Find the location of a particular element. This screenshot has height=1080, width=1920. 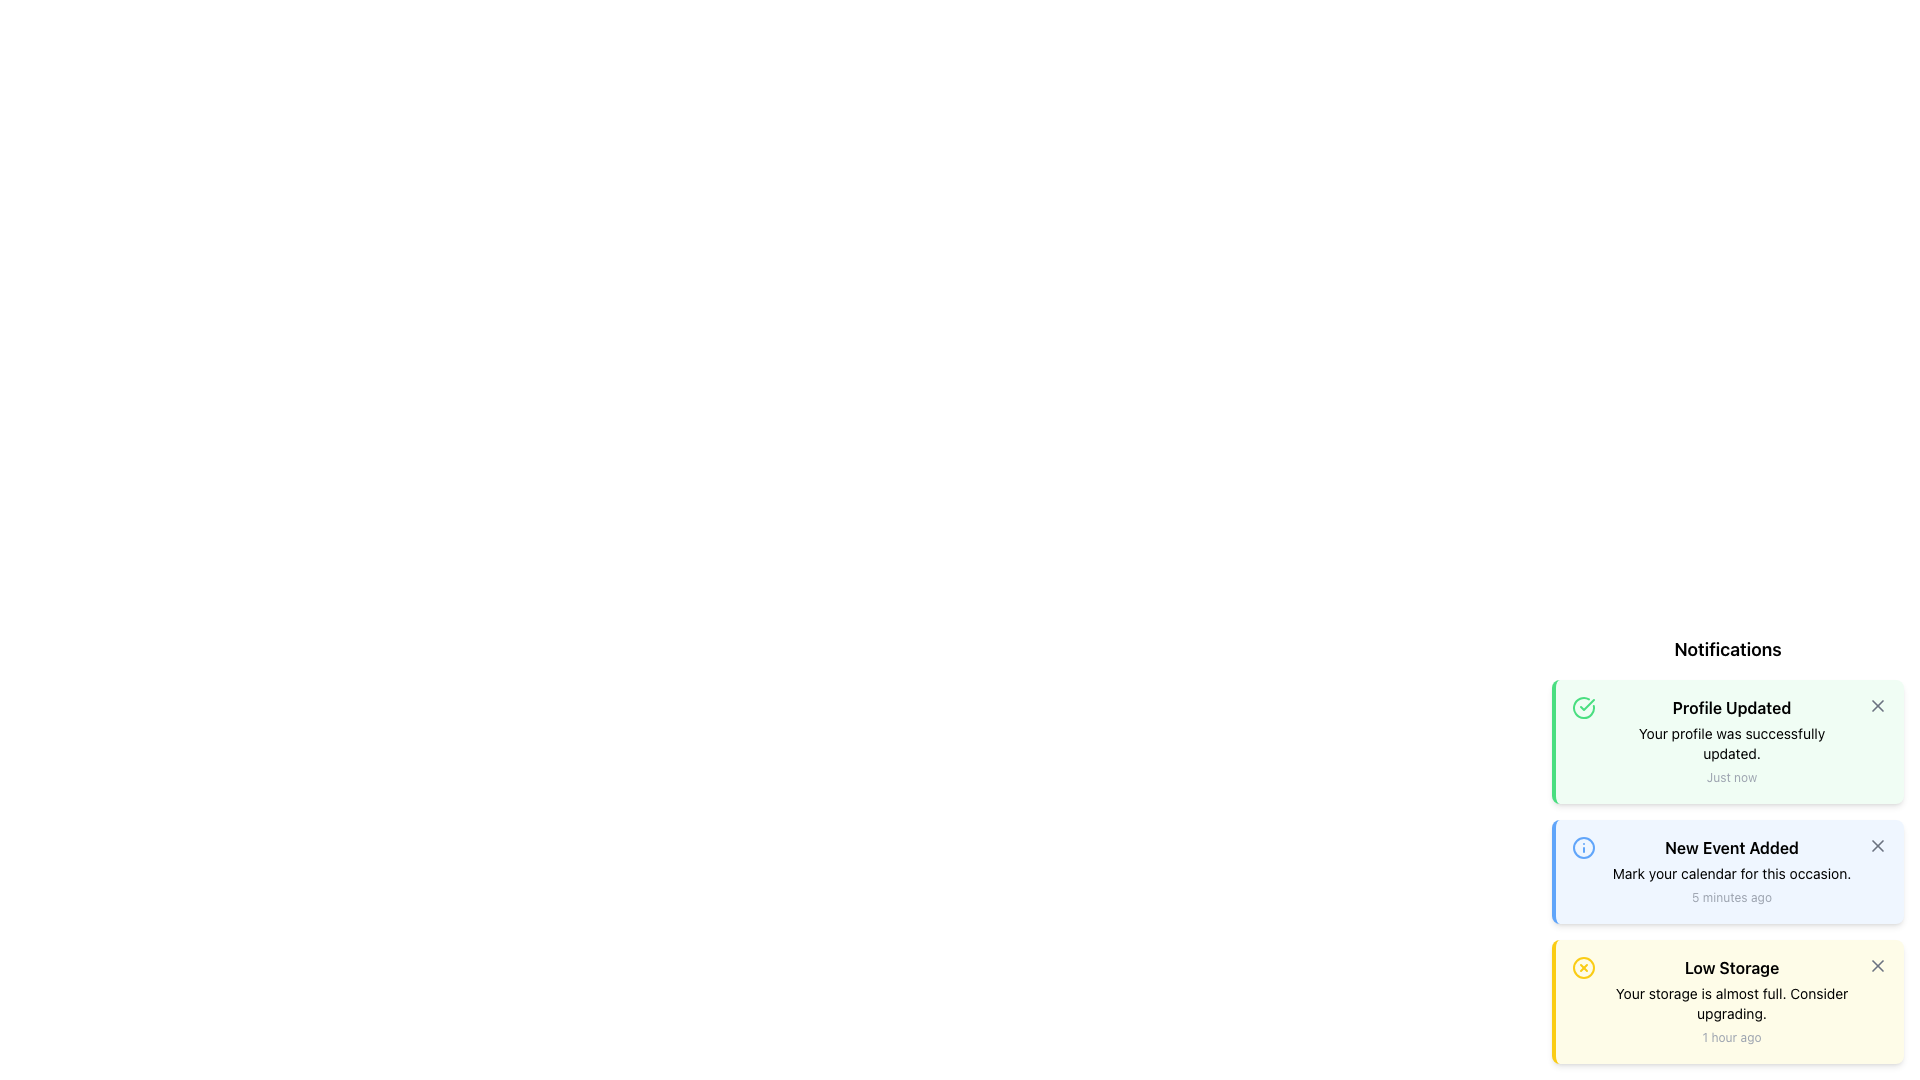

the close button located in the top-right corner of the 'Low Storage' notification card is located at coordinates (1876, 964).